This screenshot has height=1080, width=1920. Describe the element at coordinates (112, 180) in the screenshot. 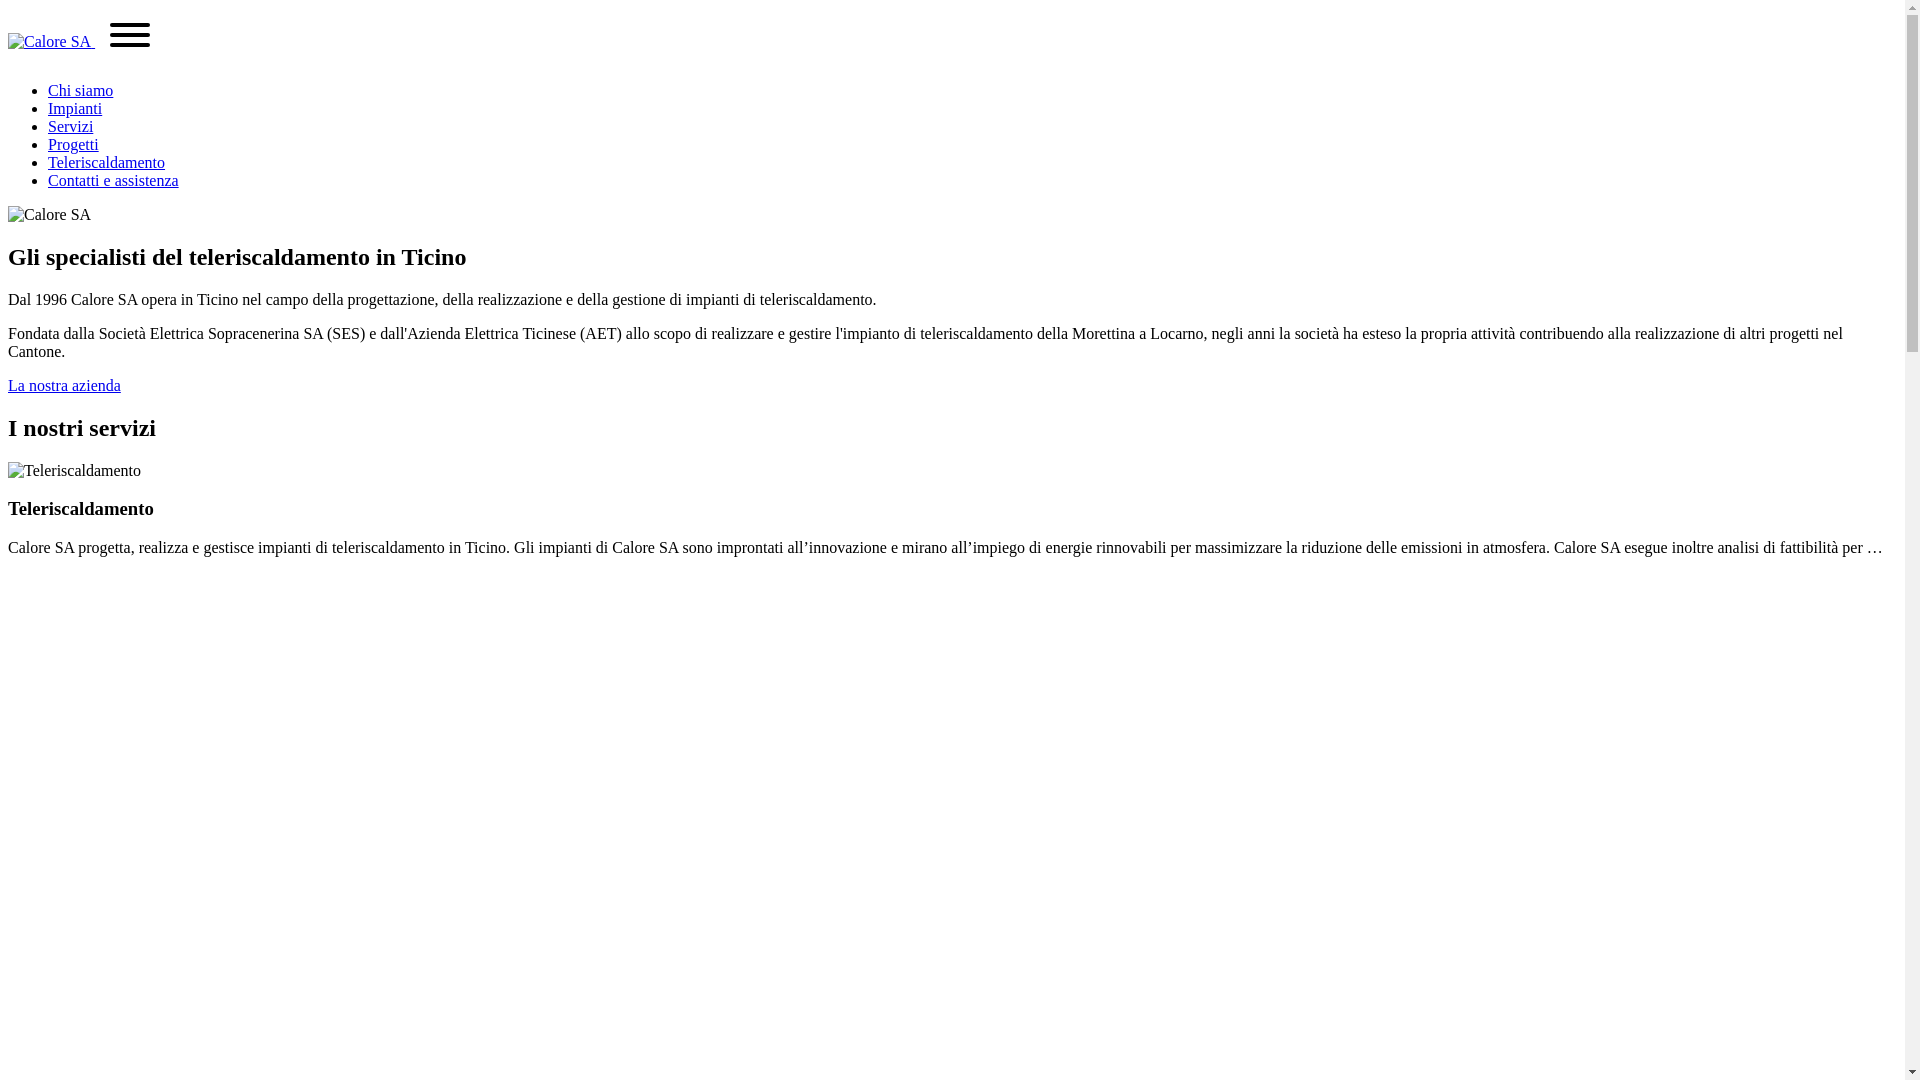

I see `'Contatti e assistenza'` at that location.